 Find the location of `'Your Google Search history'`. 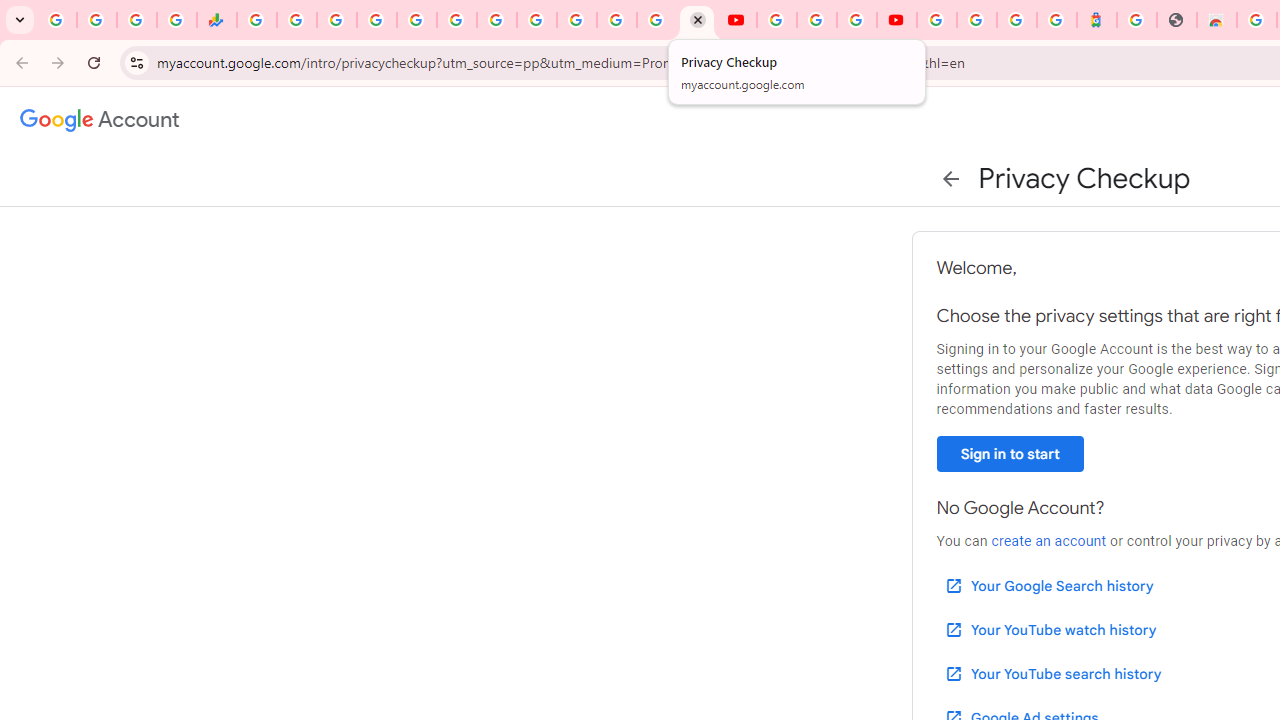

'Your Google Search history' is located at coordinates (1047, 585).